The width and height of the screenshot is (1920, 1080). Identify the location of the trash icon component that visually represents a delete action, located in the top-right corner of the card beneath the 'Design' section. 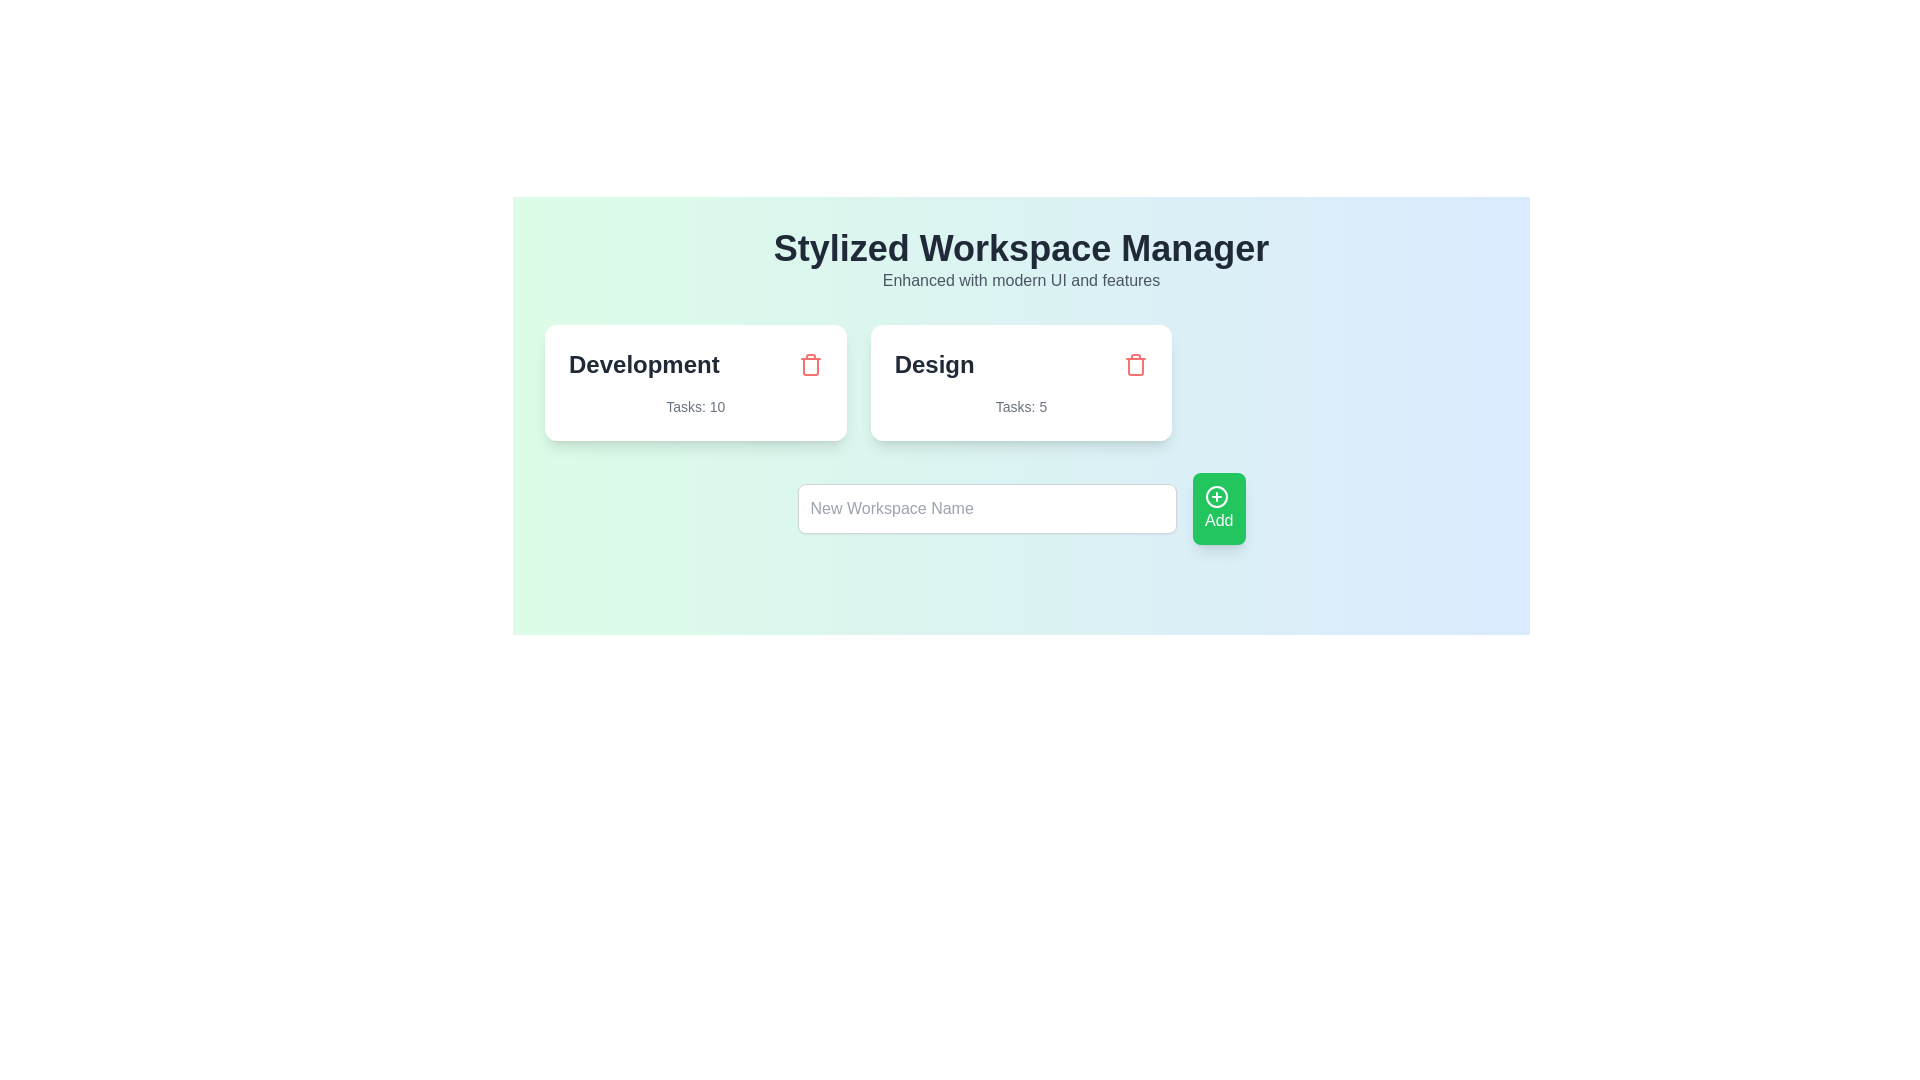
(1136, 366).